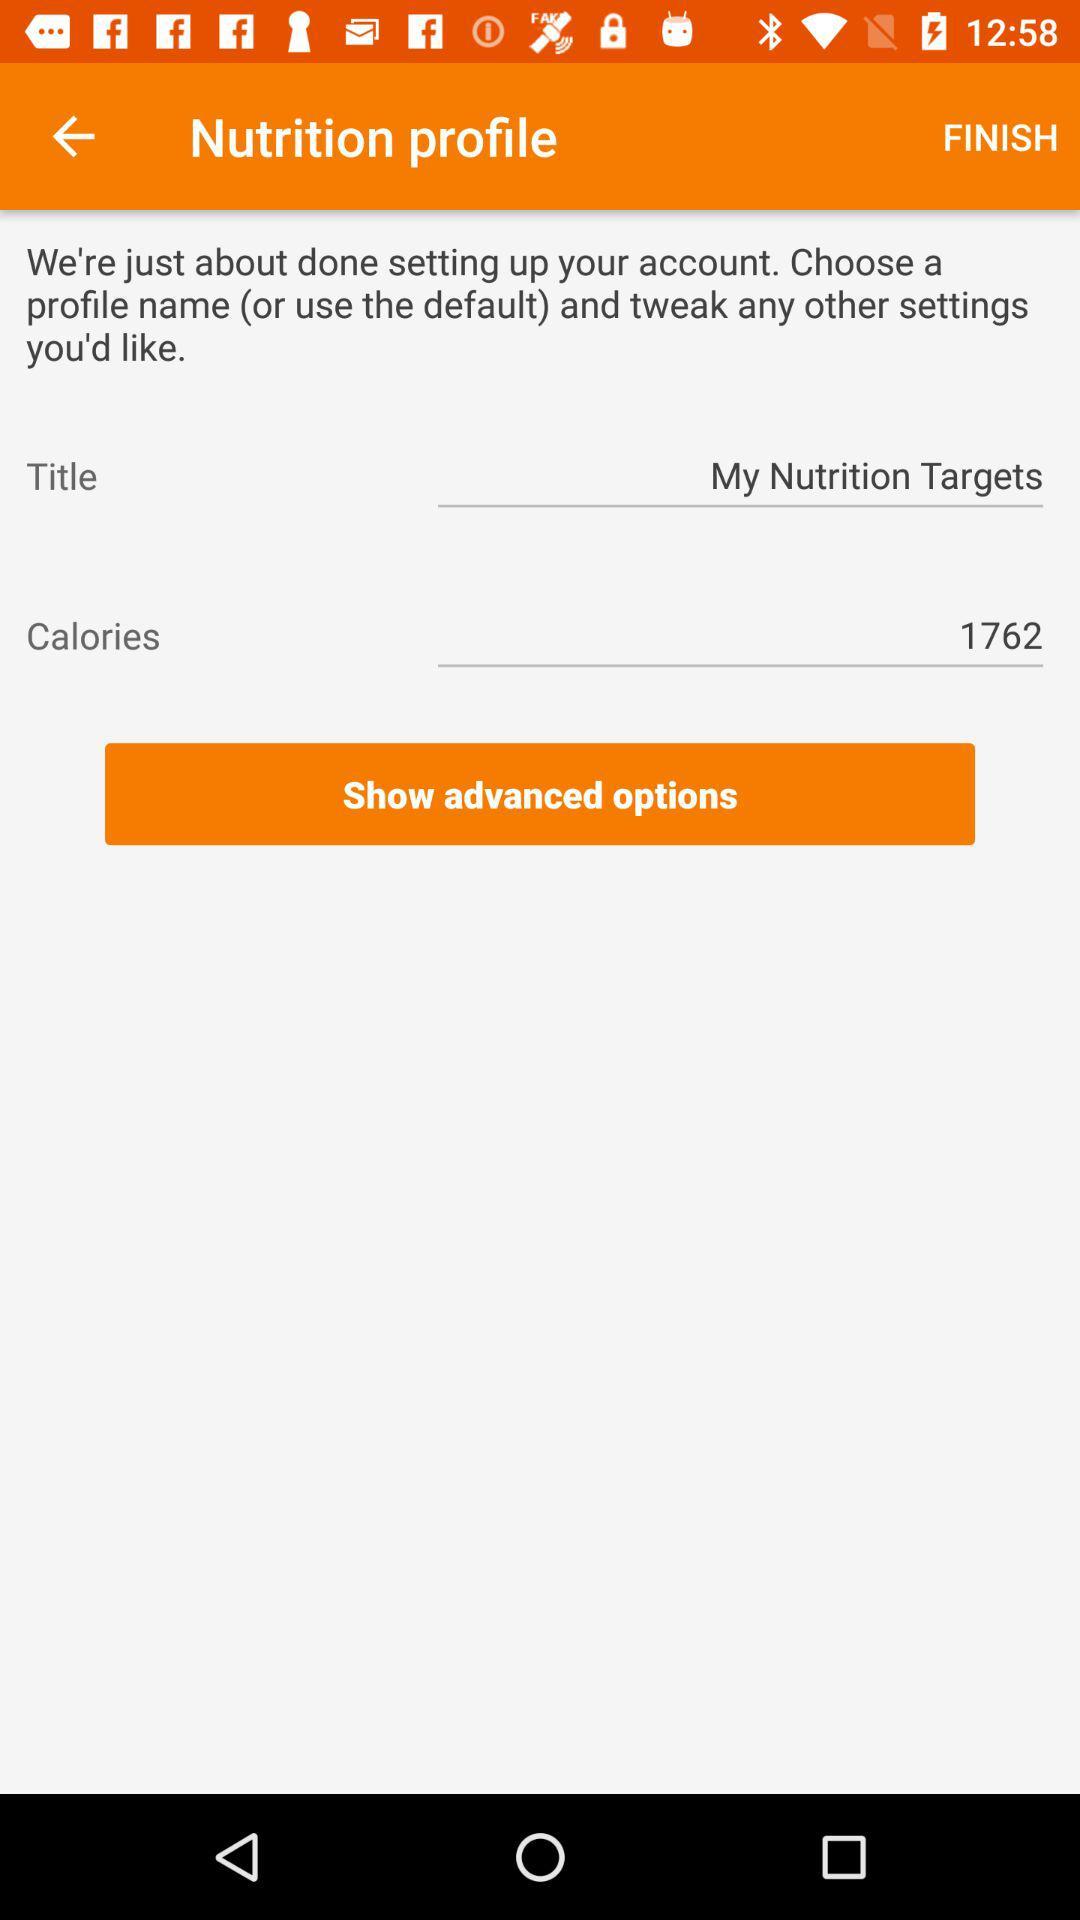 The image size is (1080, 1920). I want to click on item to the right of the title icon, so click(740, 474).